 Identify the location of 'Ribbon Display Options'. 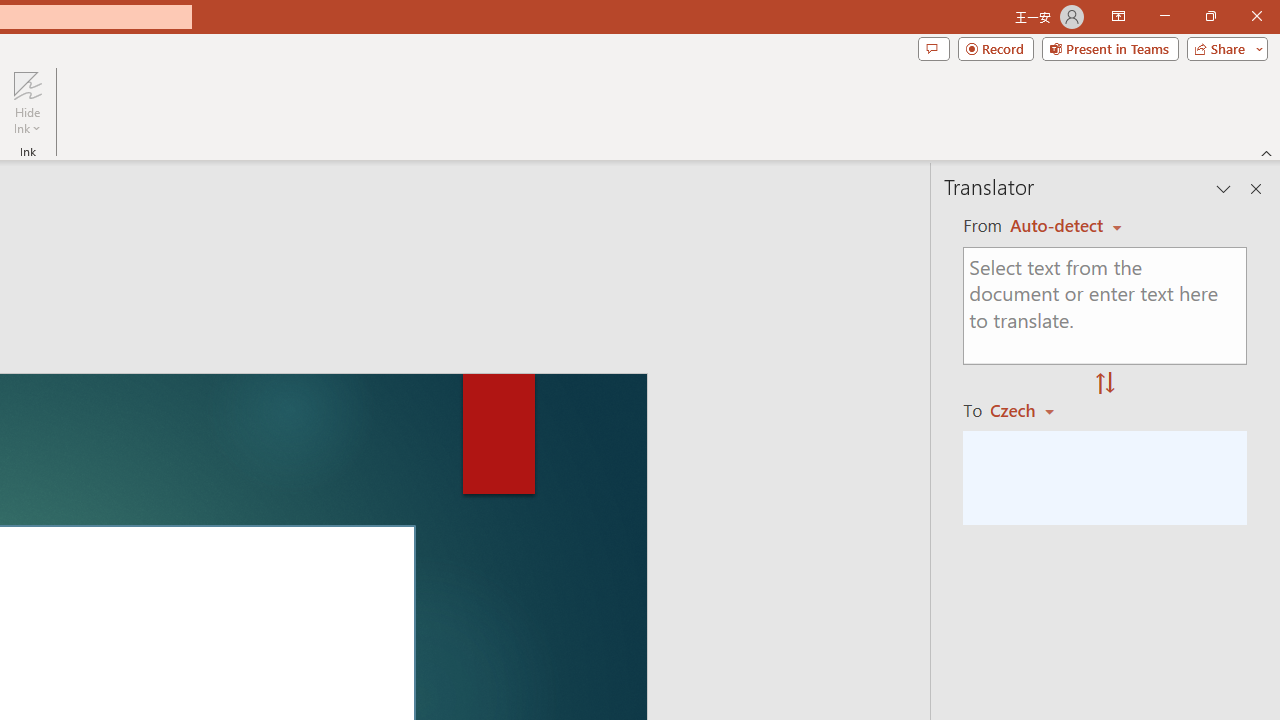
(1117, 16).